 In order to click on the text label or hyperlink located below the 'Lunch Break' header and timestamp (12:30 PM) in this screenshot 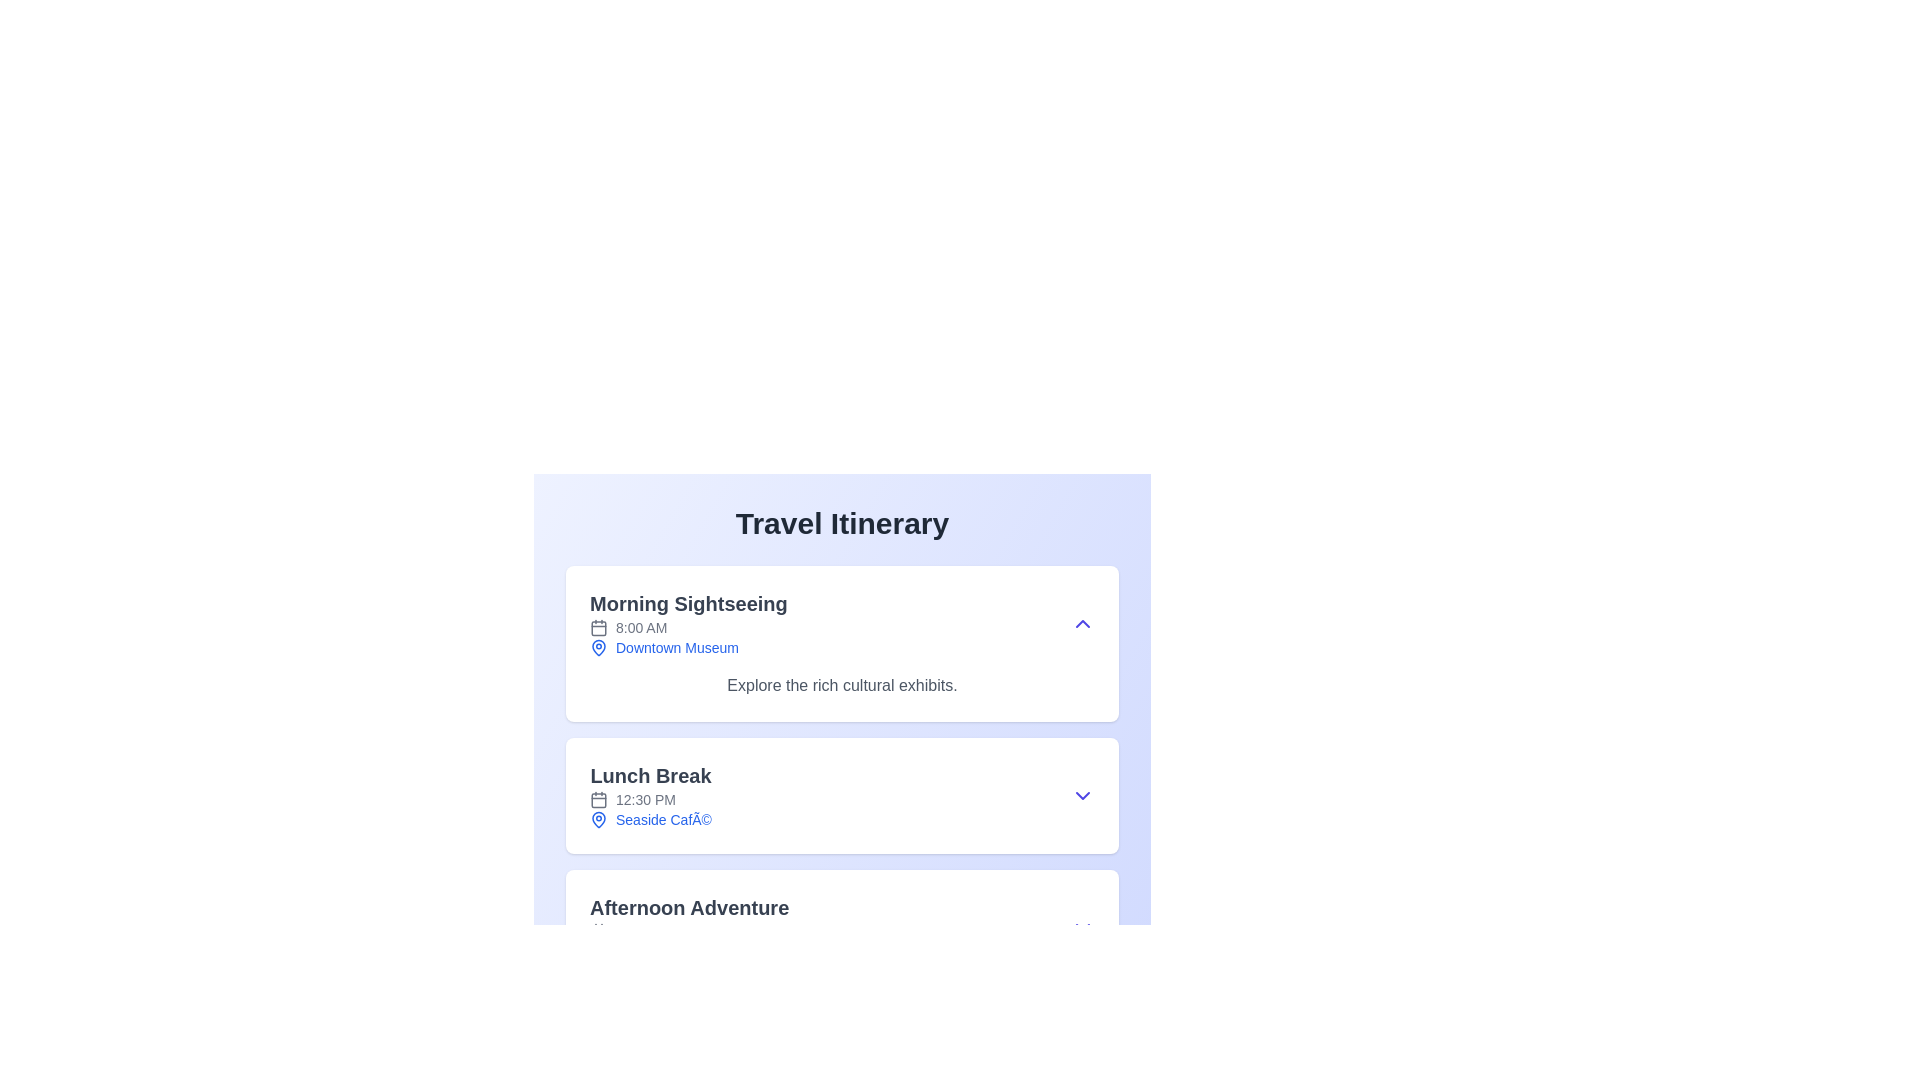, I will do `click(663, 820)`.